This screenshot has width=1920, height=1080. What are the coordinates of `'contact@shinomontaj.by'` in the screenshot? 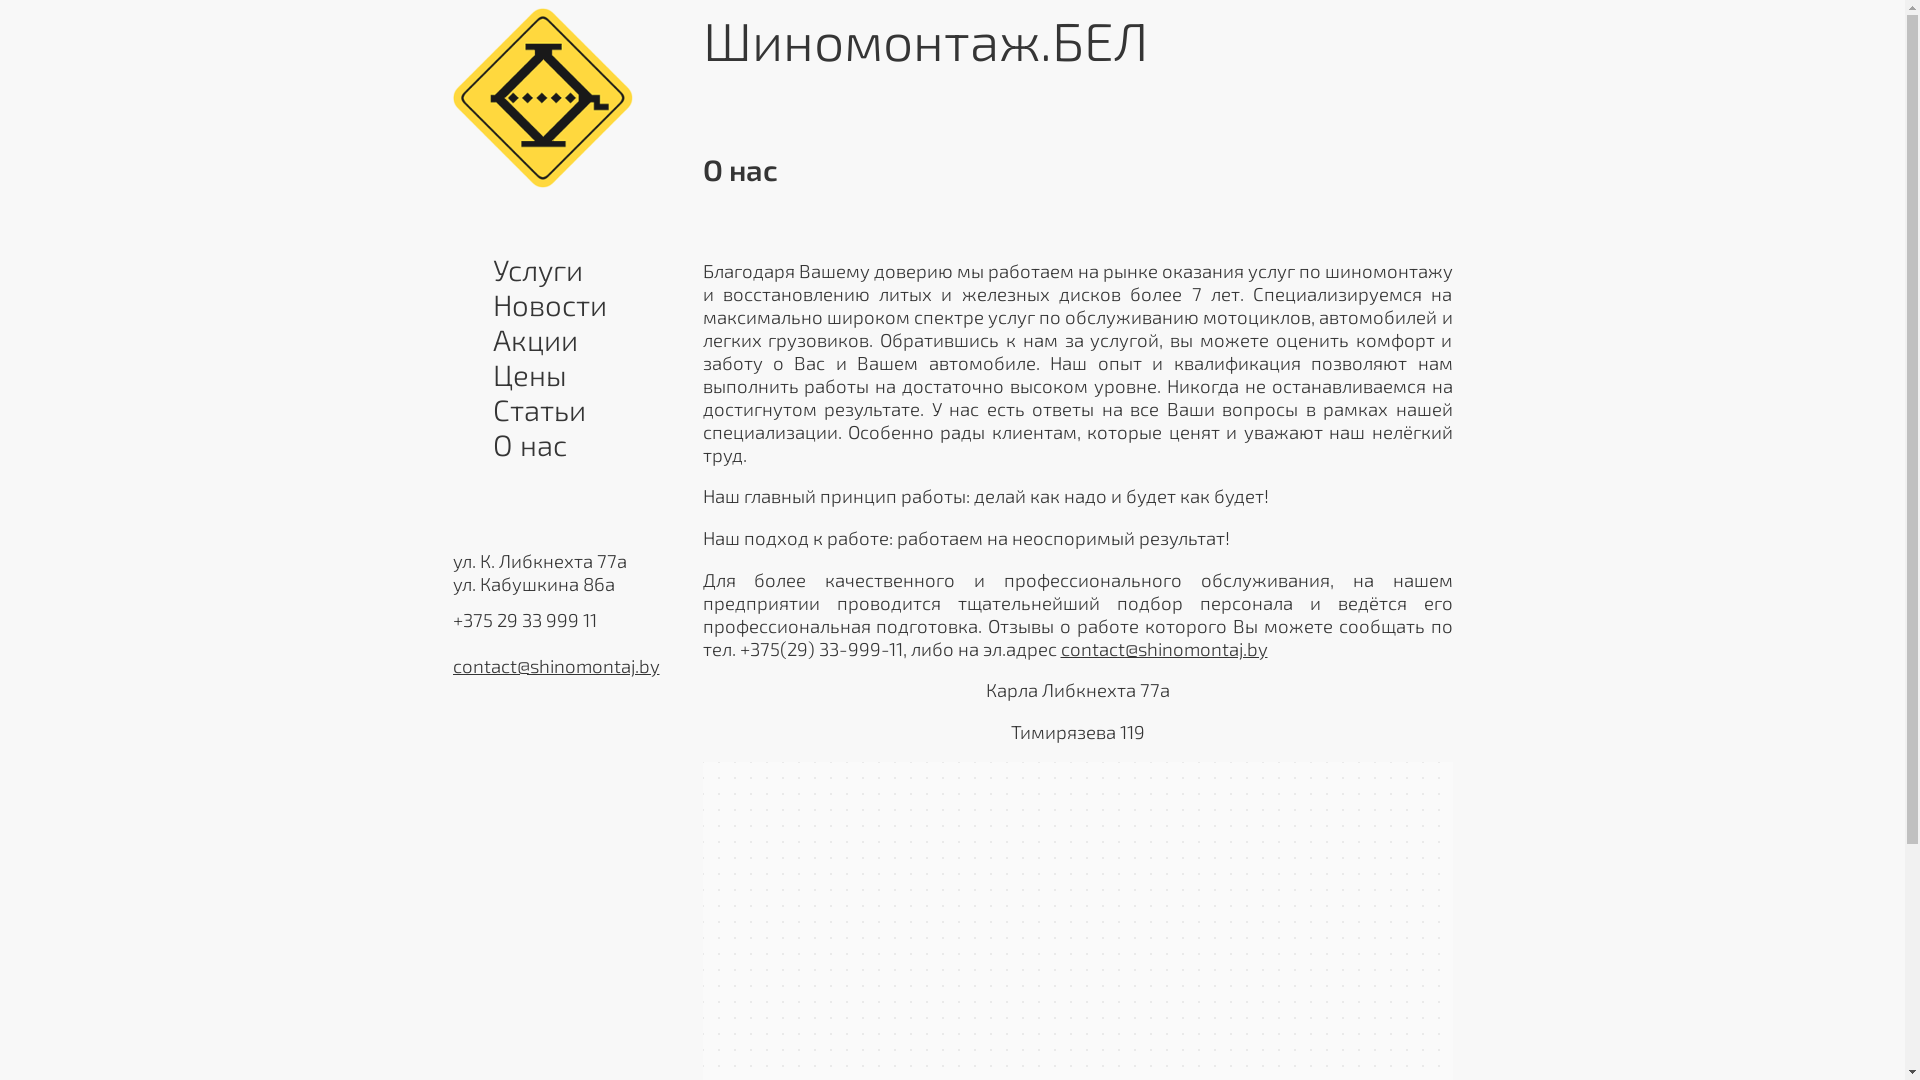 It's located at (1163, 648).